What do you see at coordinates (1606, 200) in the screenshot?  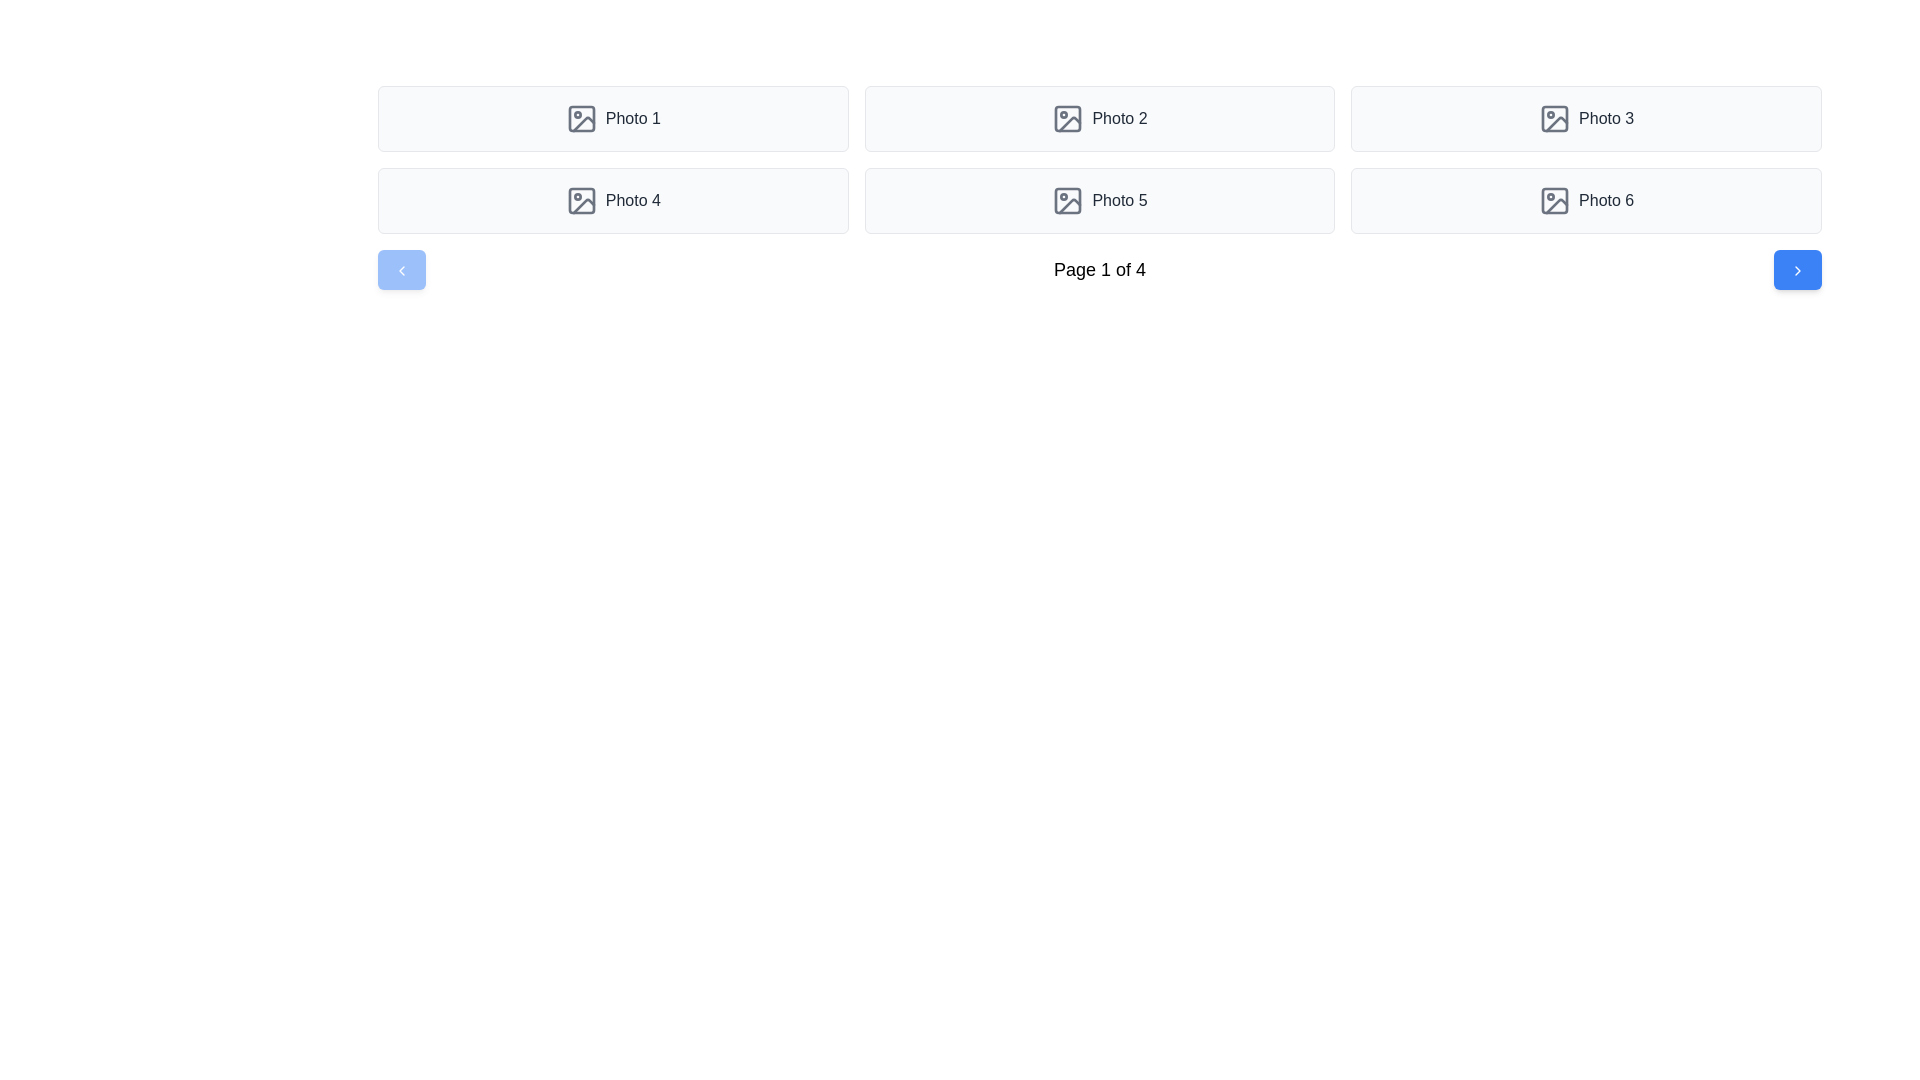 I see `the 'Photo 6' text label, which indicates the title or identifier of a photo item in the gallery, positioned at the bottom-right side of the grid` at bounding box center [1606, 200].